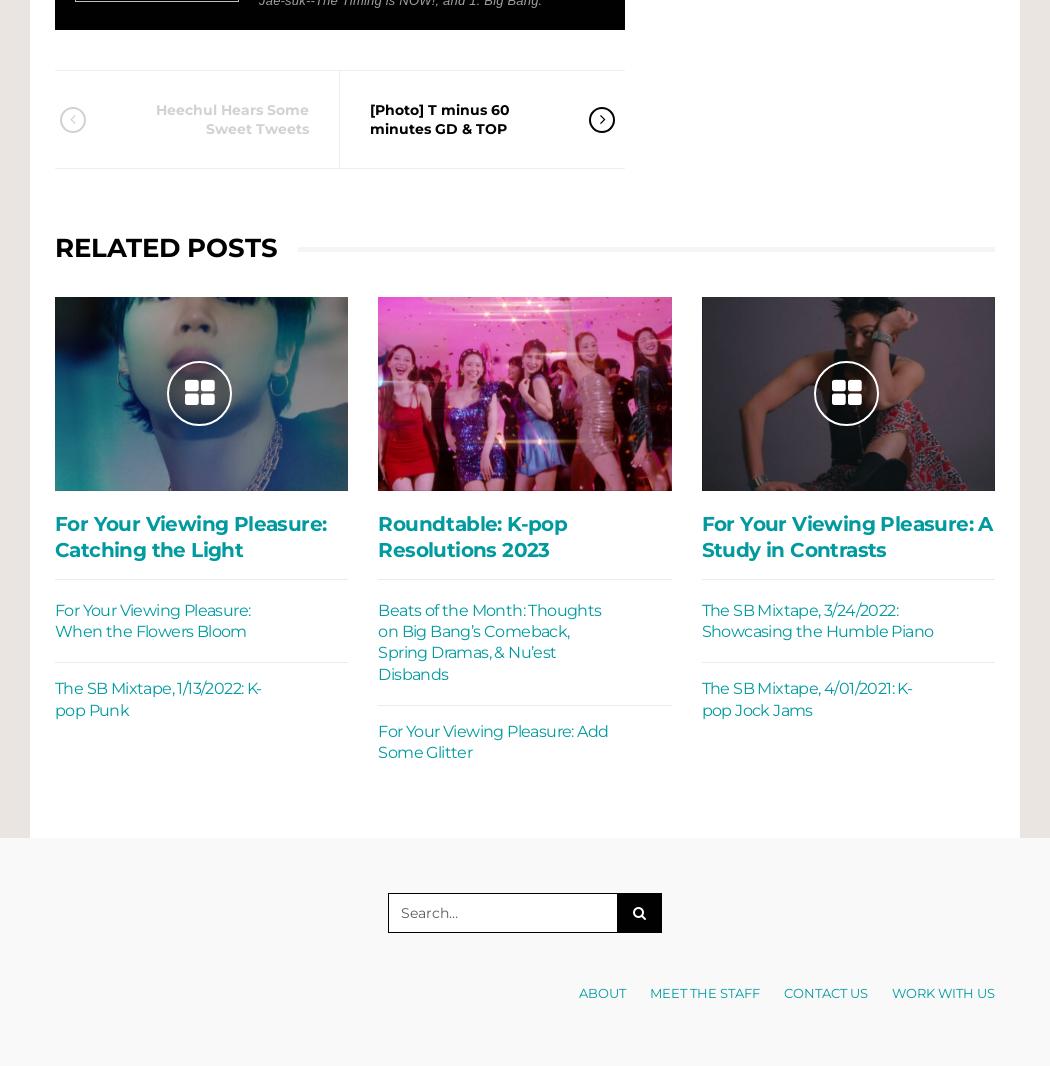  What do you see at coordinates (942, 992) in the screenshot?
I see `'Work with Us'` at bounding box center [942, 992].